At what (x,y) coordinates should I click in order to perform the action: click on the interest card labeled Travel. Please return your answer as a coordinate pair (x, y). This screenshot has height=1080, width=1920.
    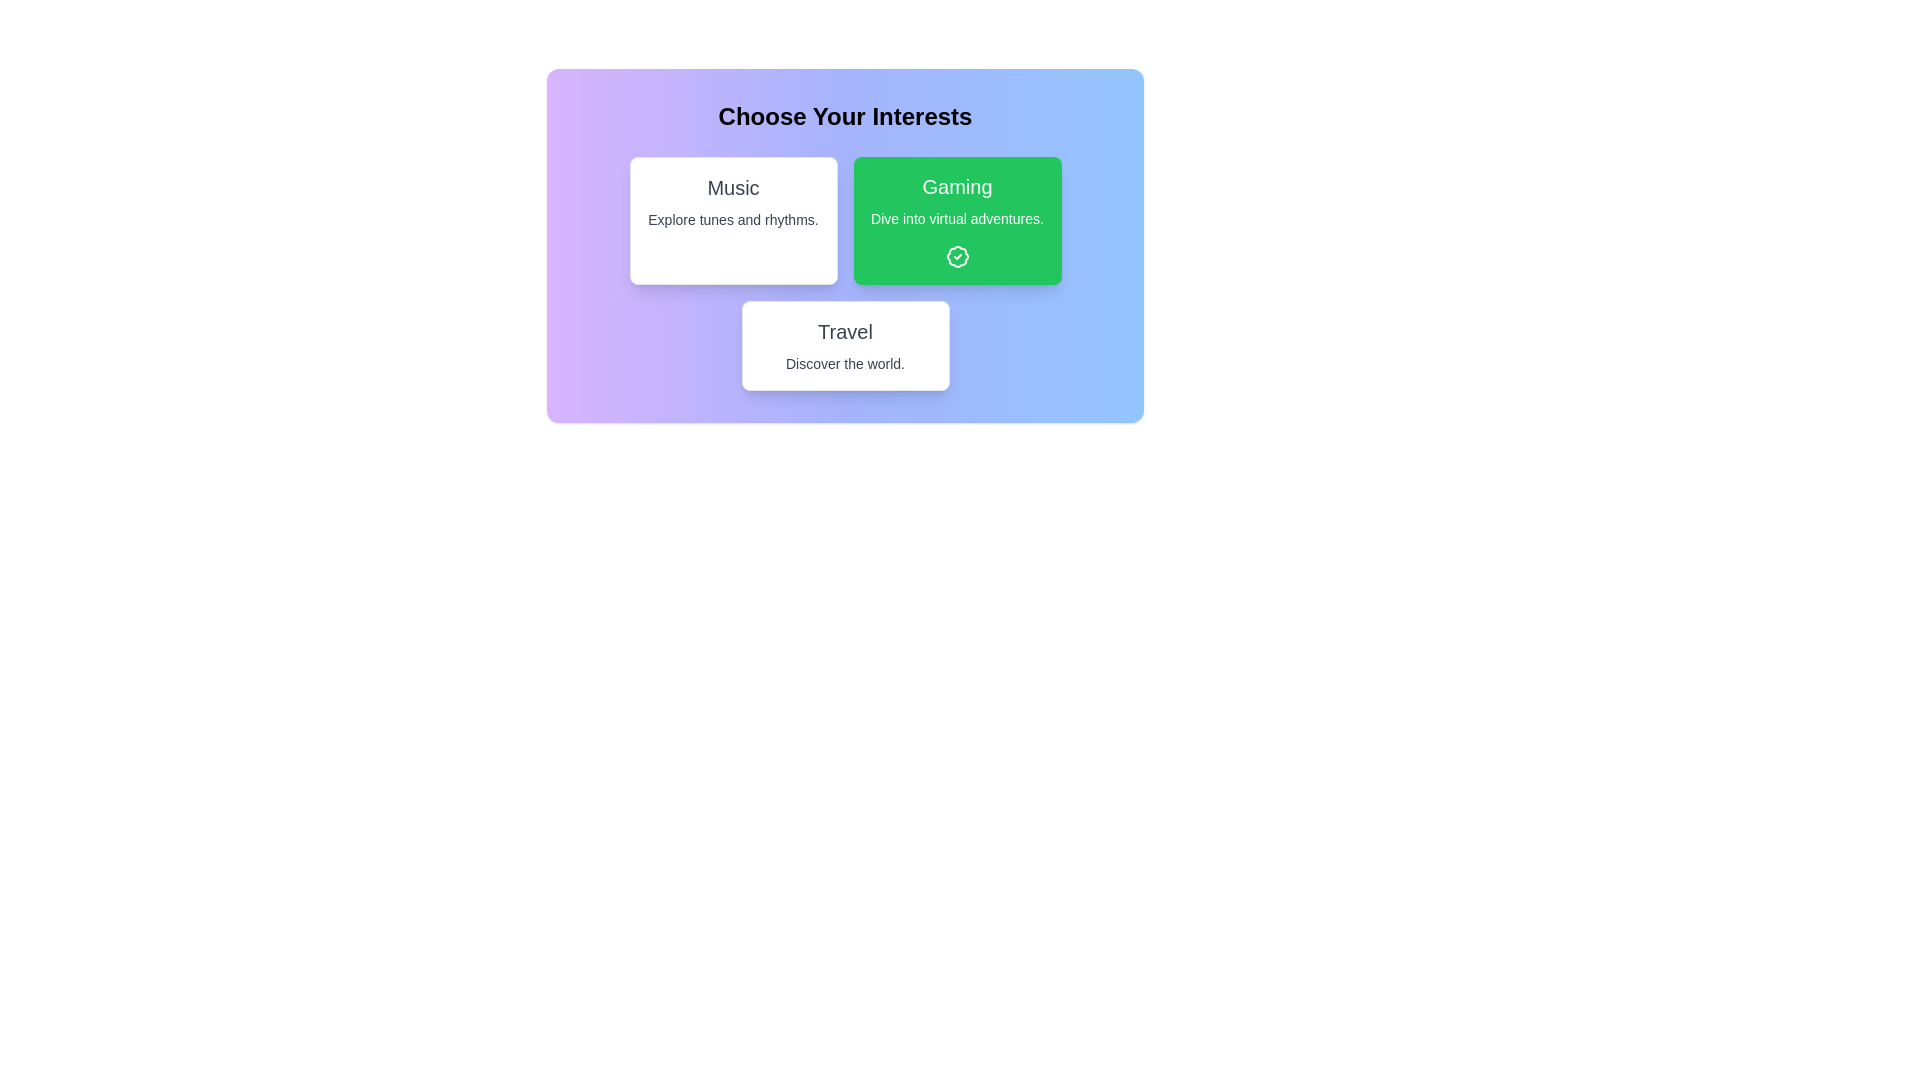
    Looking at the image, I should click on (845, 345).